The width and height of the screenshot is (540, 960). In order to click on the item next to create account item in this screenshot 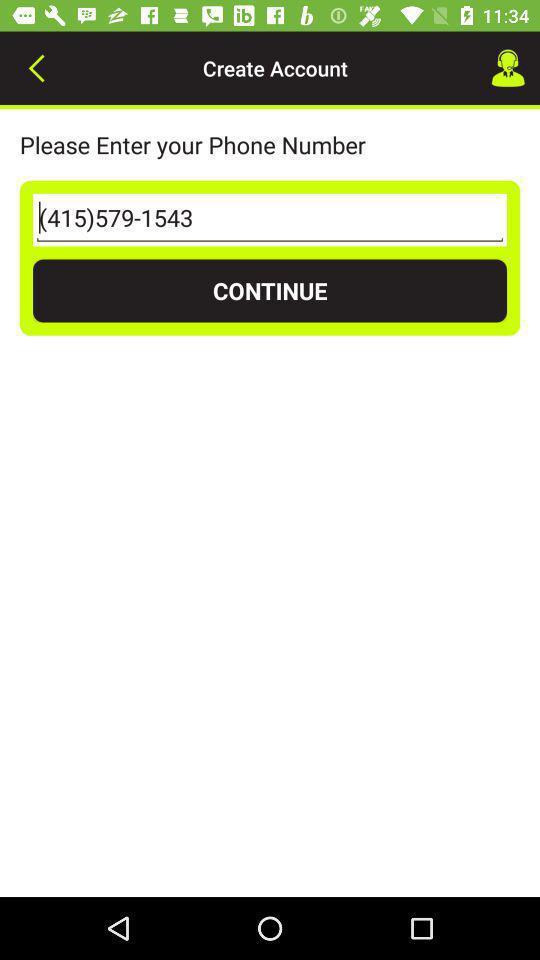, I will do `click(36, 68)`.